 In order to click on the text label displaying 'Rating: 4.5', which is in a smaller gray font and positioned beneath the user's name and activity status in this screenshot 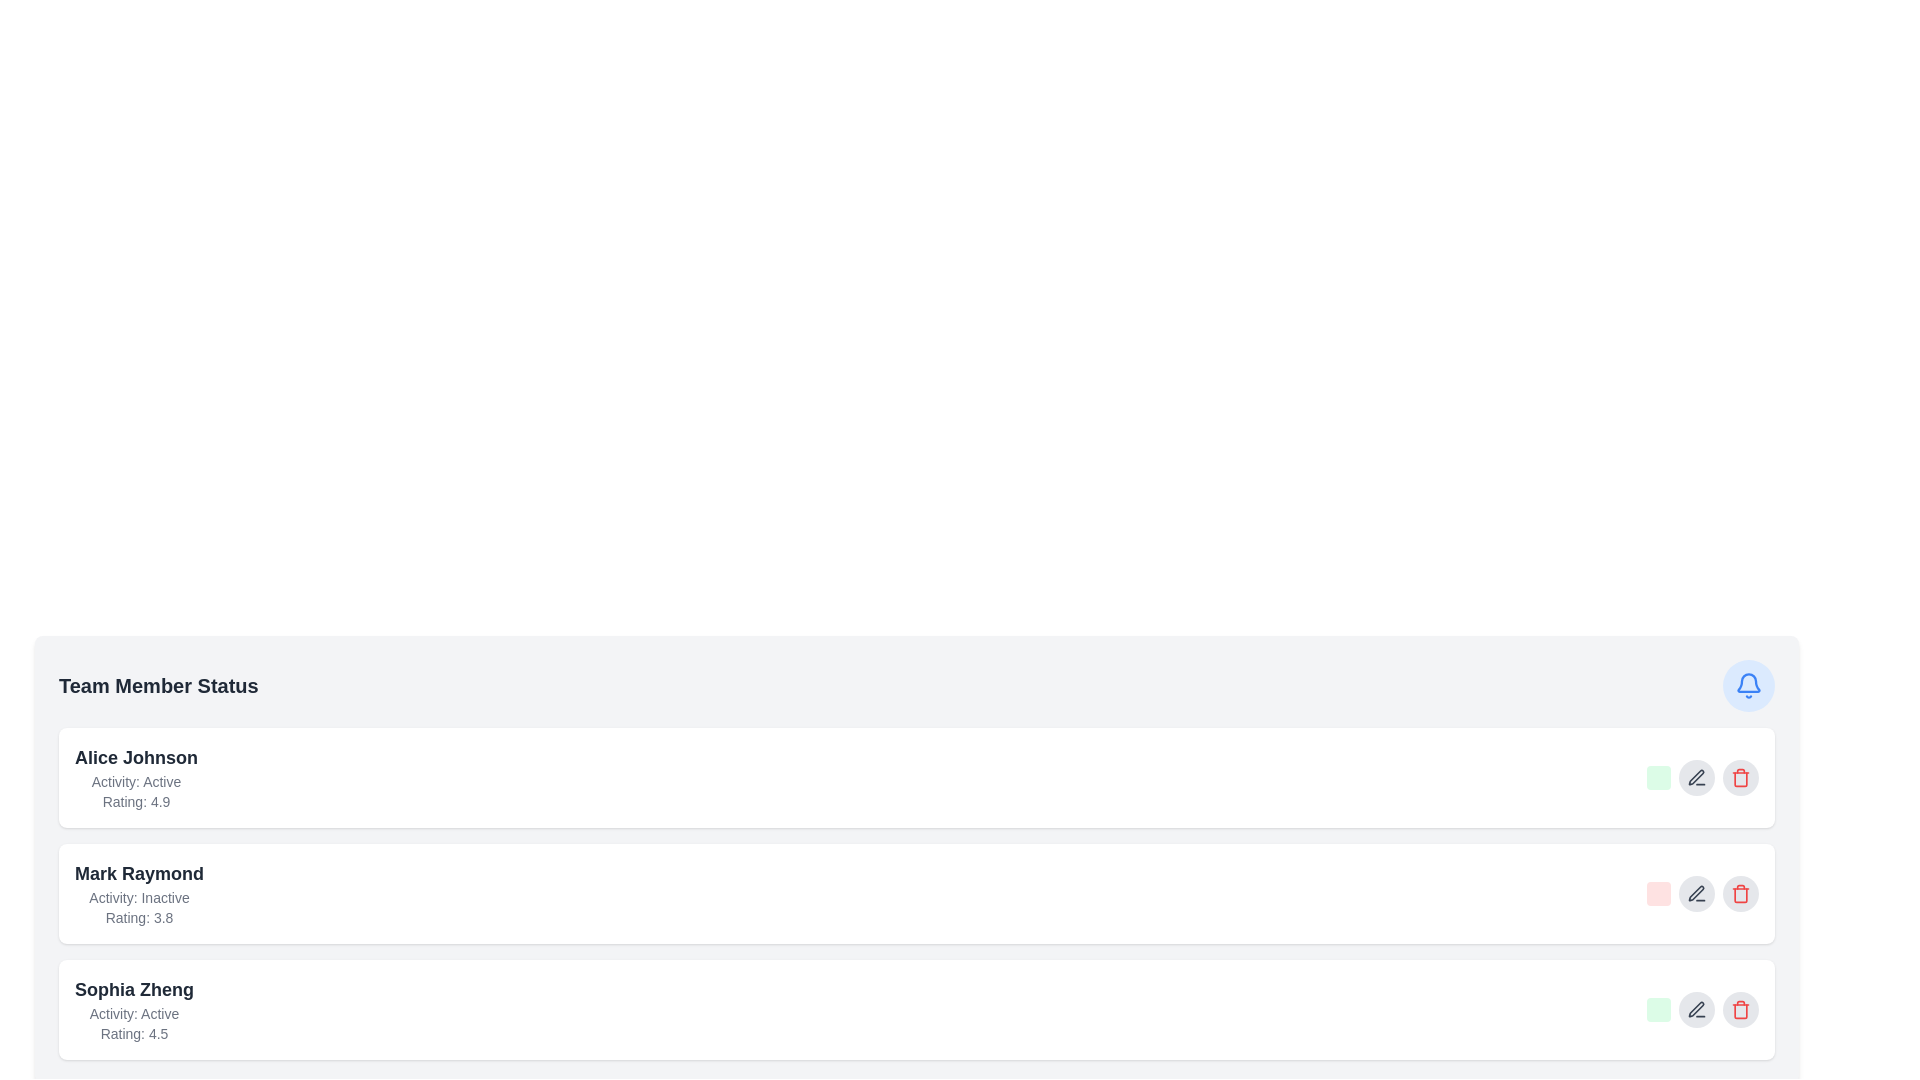, I will do `click(133, 1033)`.